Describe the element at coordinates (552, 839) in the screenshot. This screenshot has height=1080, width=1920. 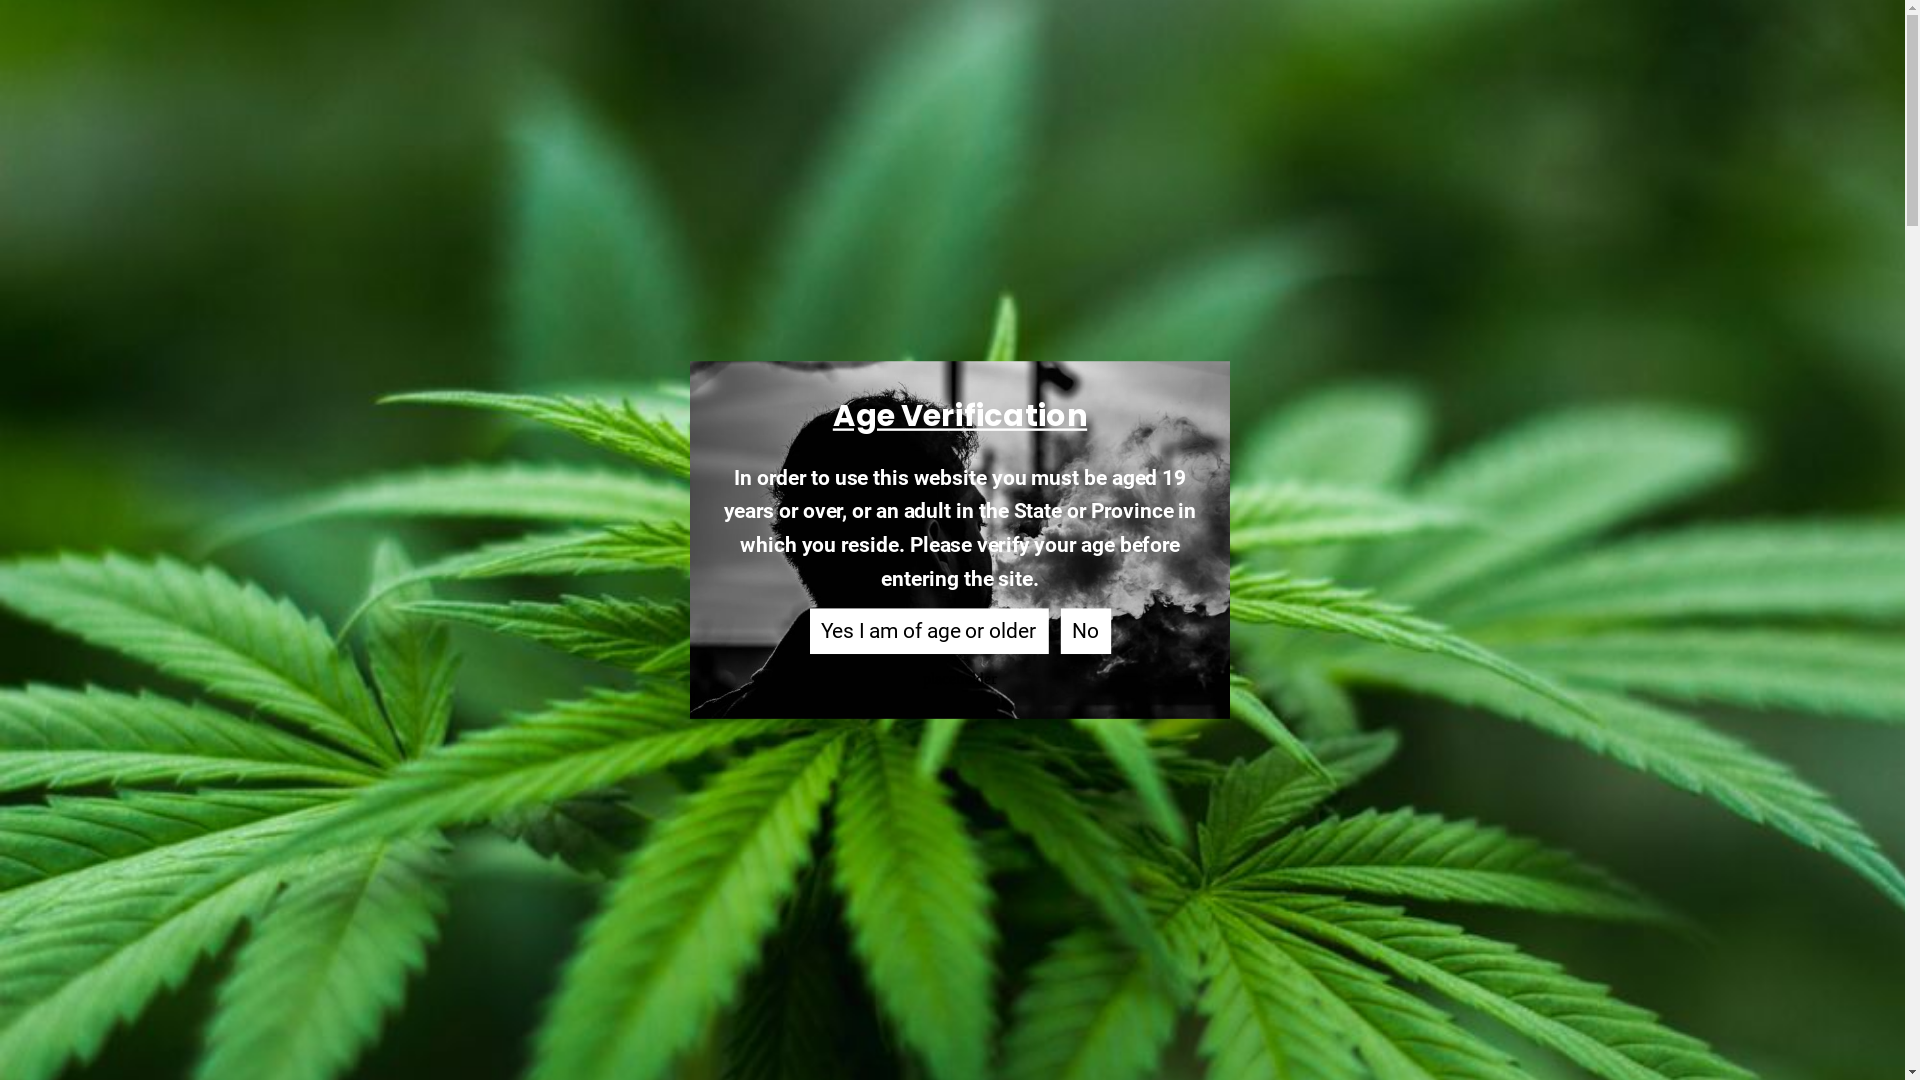
I see `'TERMS OF SERVICE'` at that location.